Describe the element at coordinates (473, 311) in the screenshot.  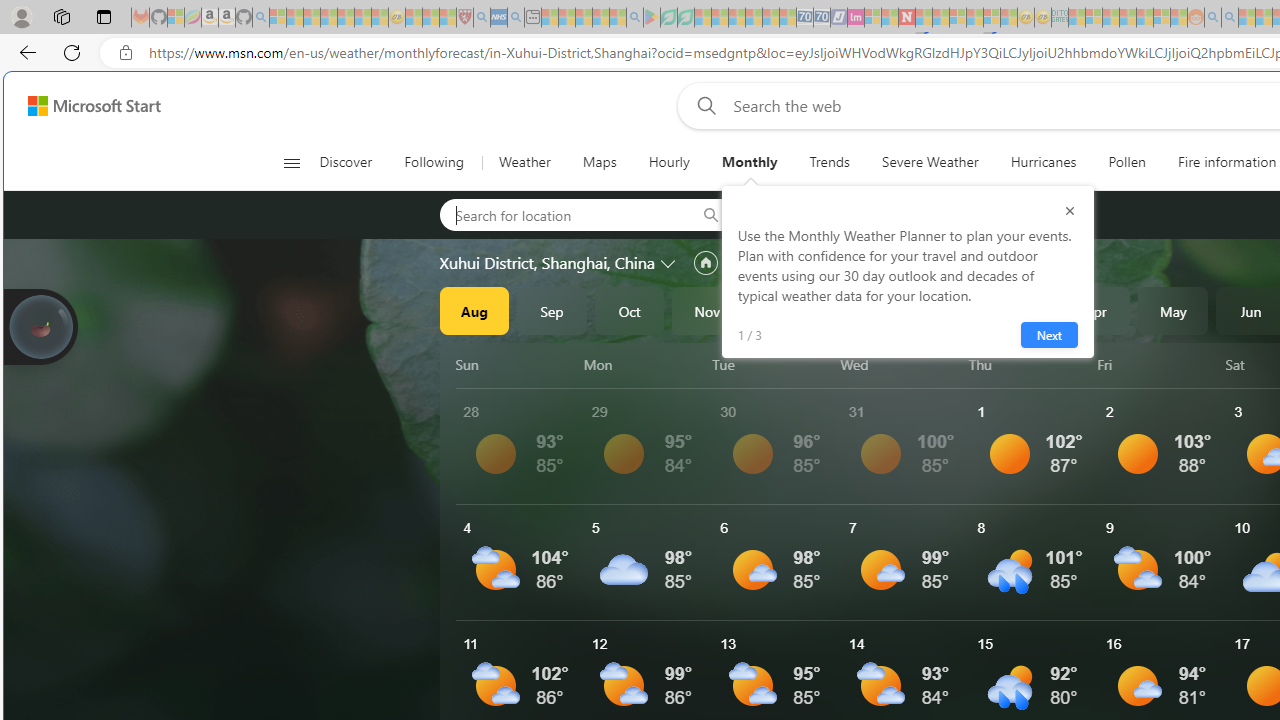
I see `'Aug'` at that location.